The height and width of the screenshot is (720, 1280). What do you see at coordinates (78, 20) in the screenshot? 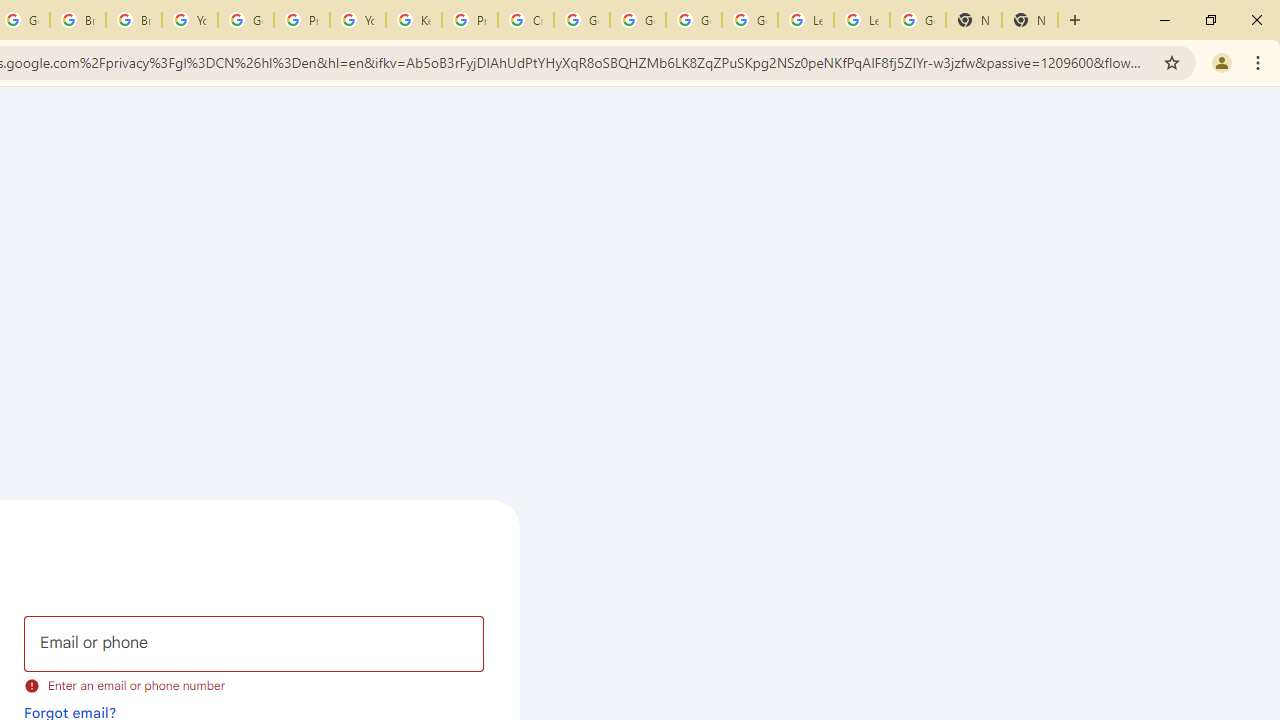
I see `'Brand Resource Center'` at bounding box center [78, 20].